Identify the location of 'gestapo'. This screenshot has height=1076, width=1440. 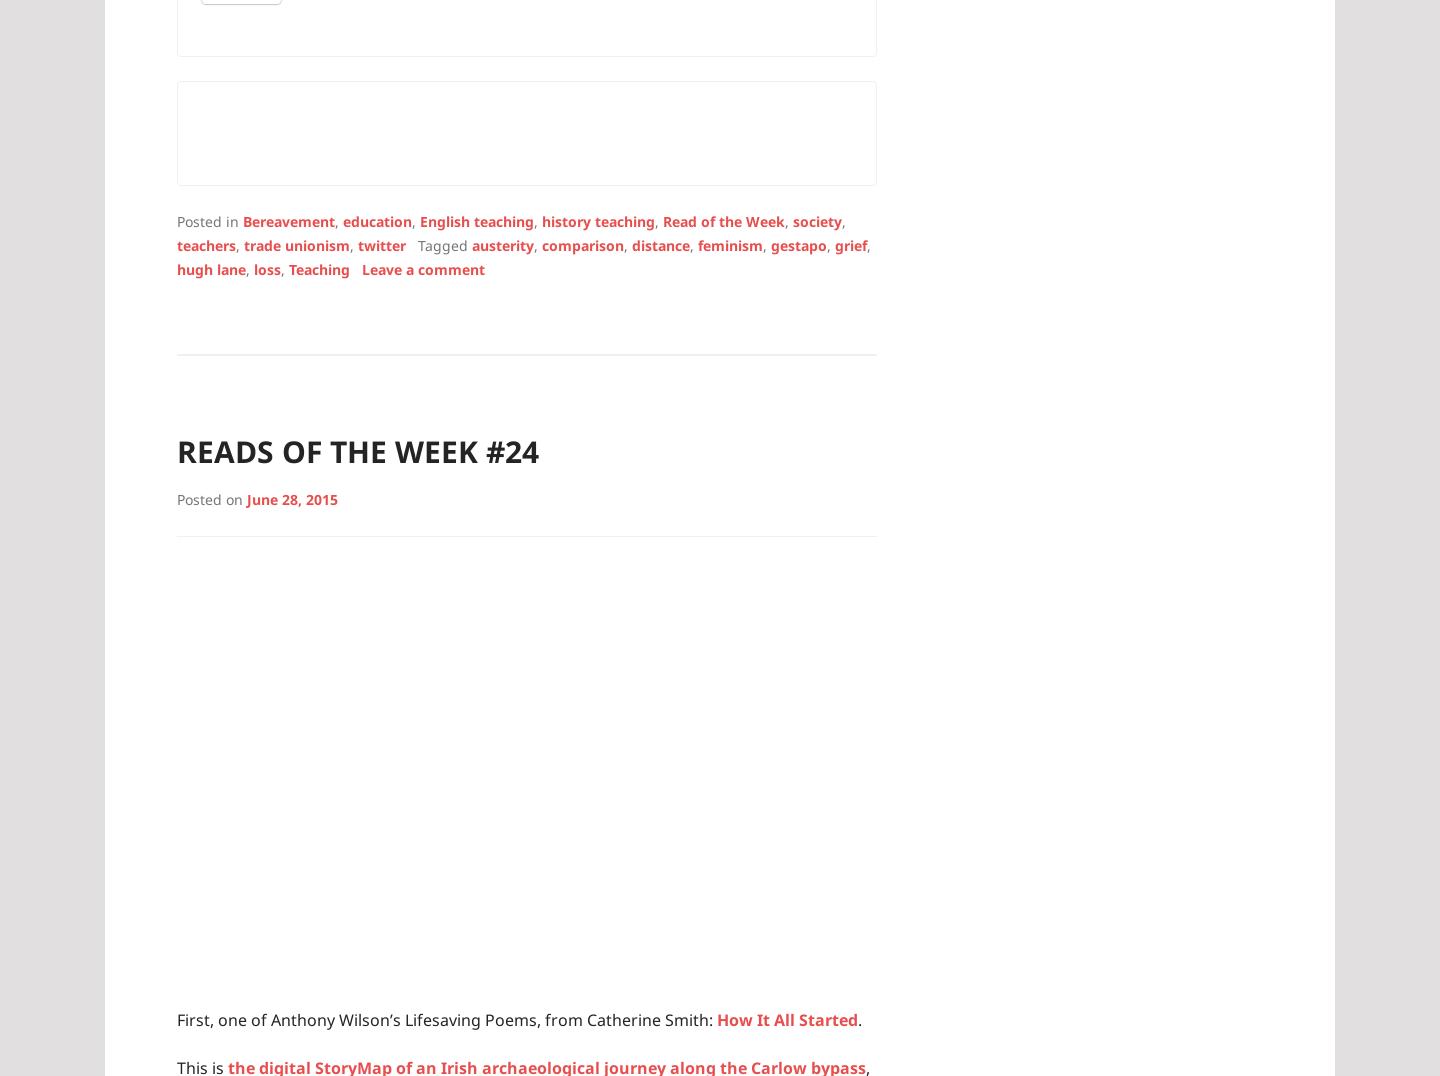
(799, 244).